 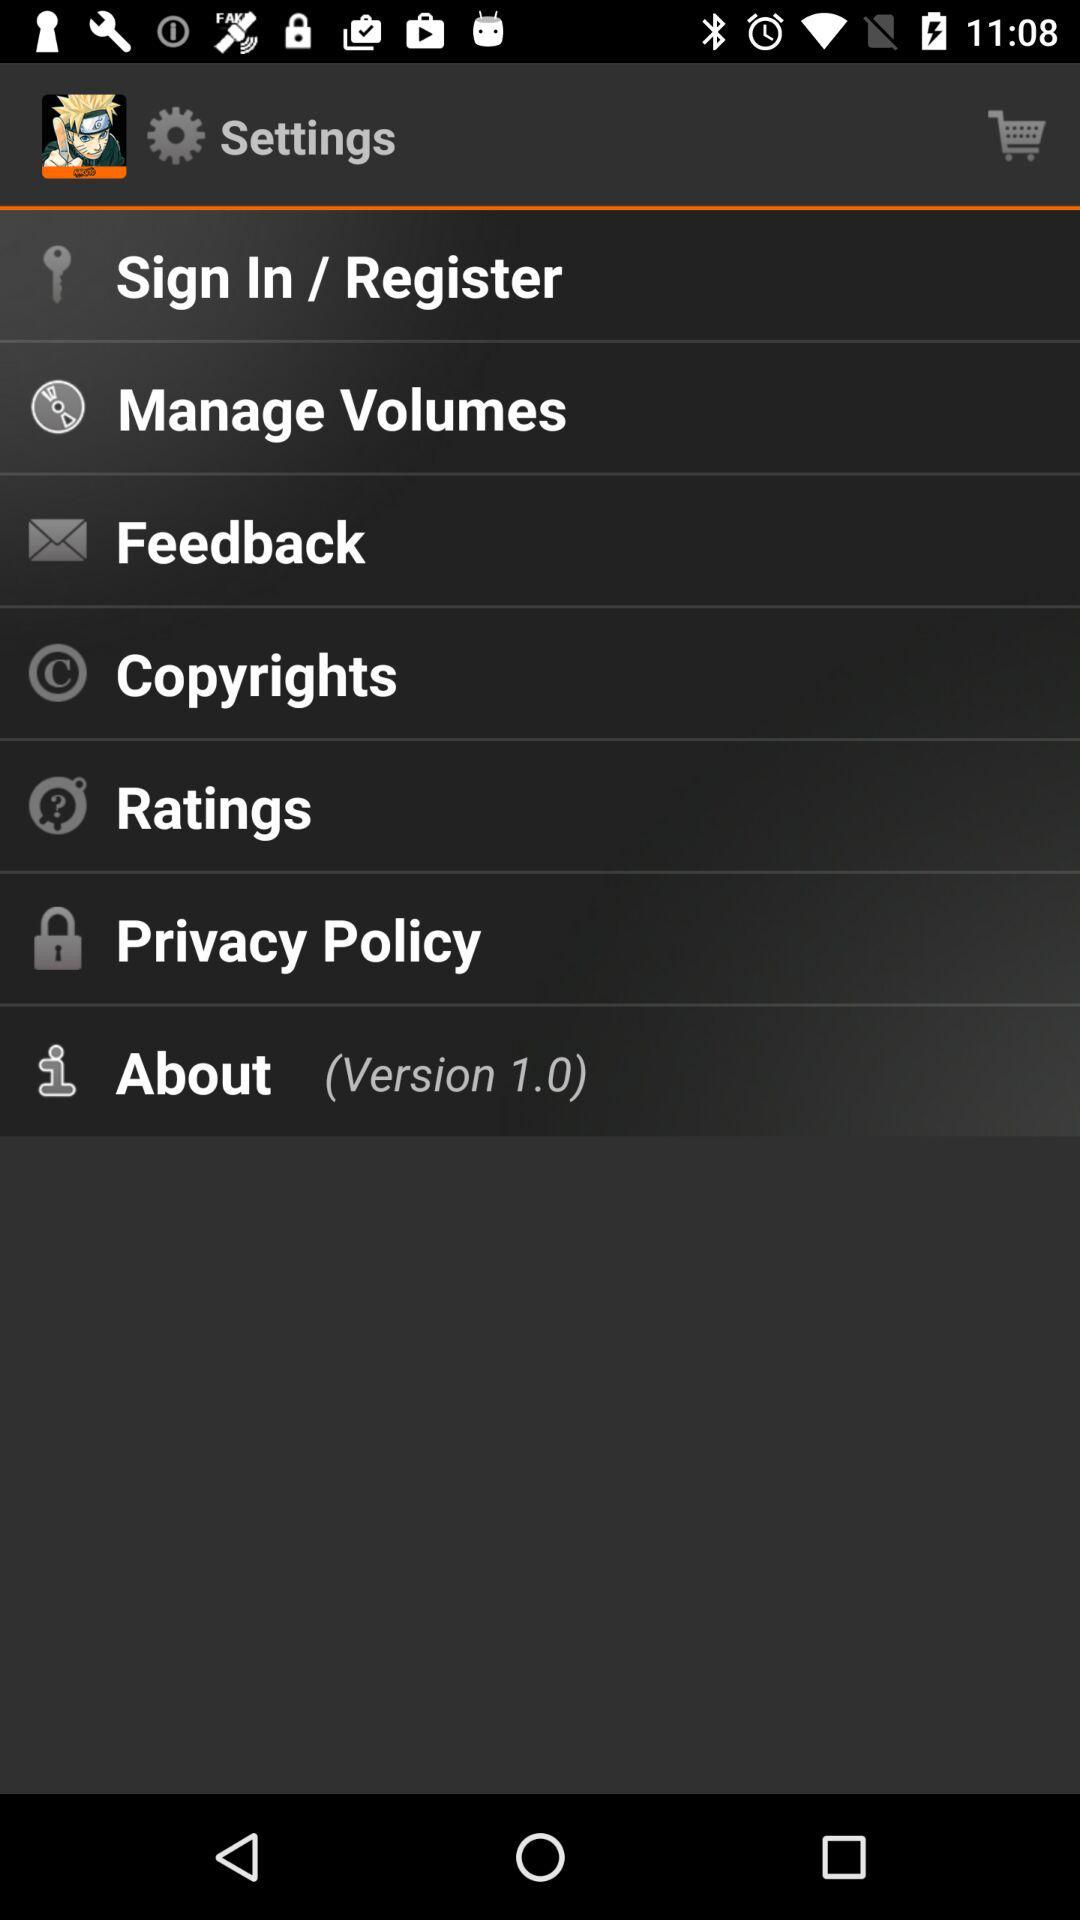 What do you see at coordinates (214, 805) in the screenshot?
I see `the icon below copyrights item` at bounding box center [214, 805].